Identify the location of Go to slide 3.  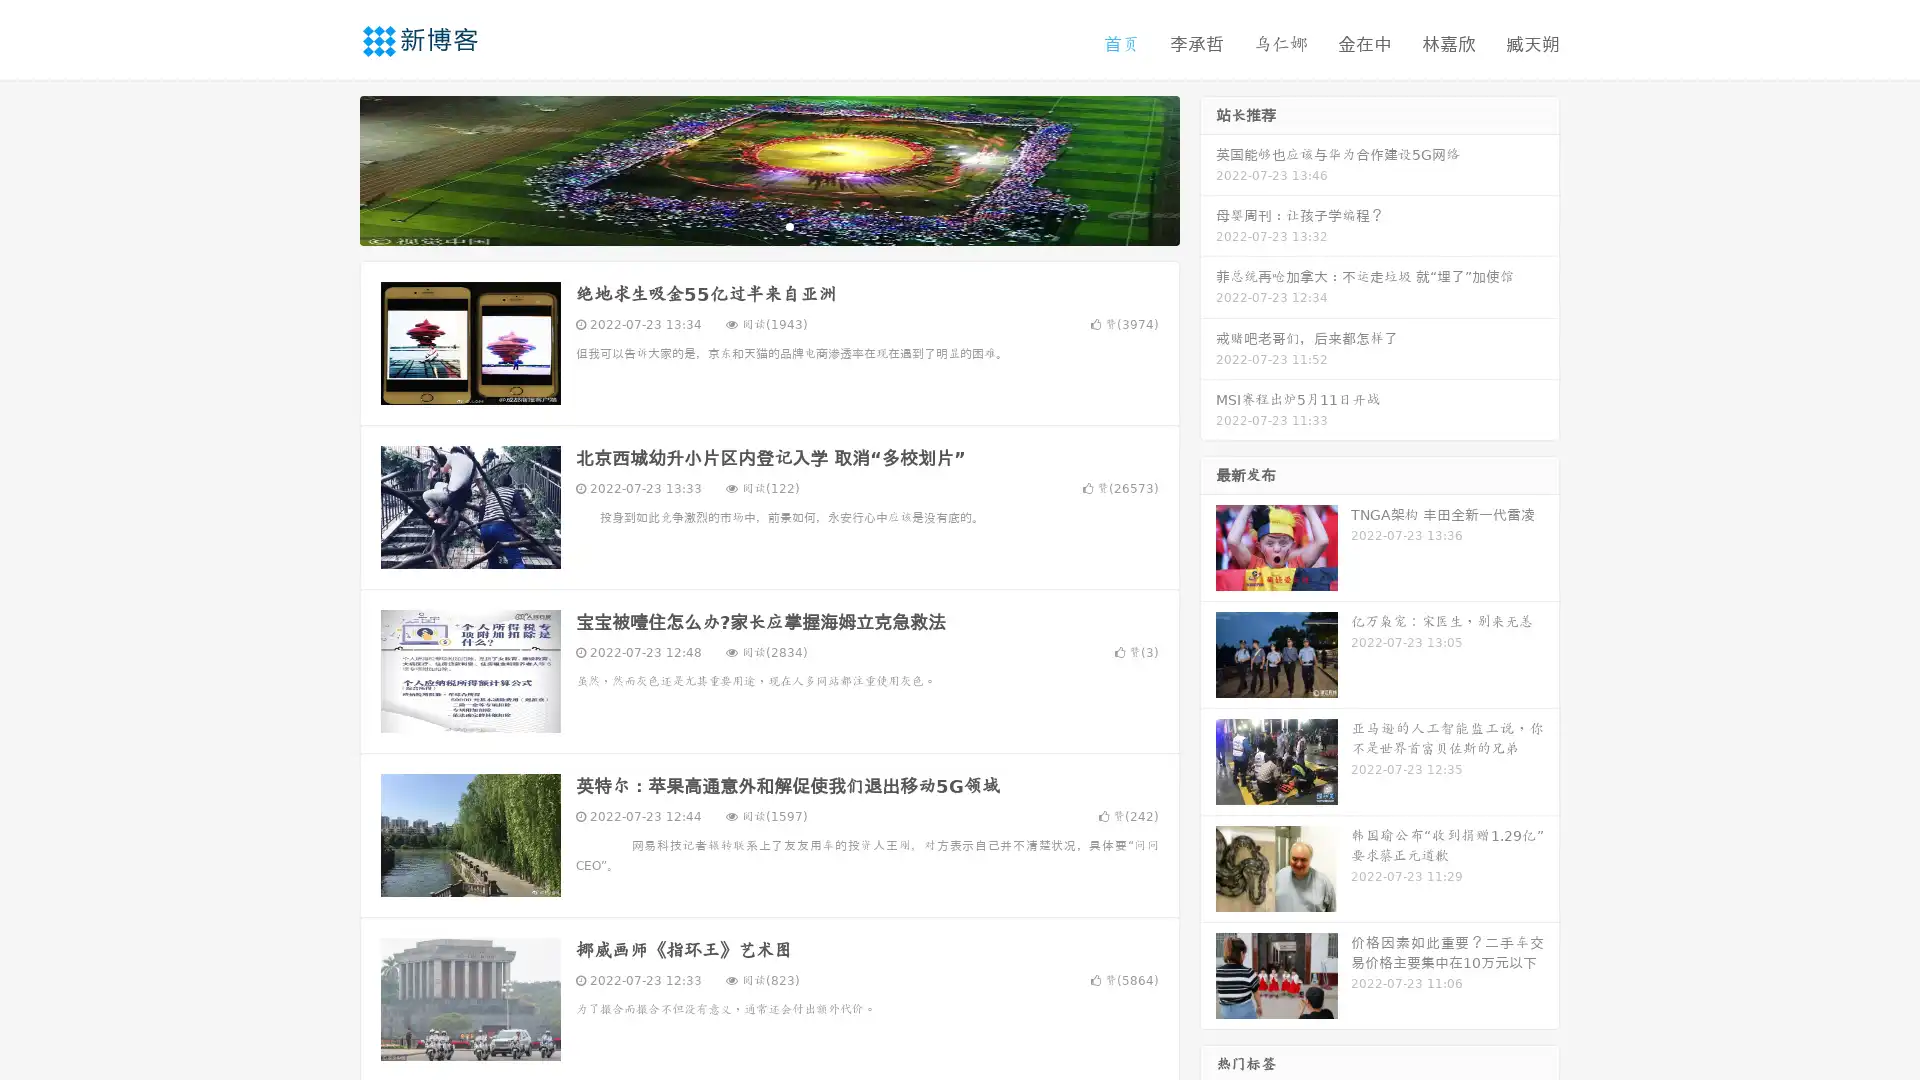
(789, 225).